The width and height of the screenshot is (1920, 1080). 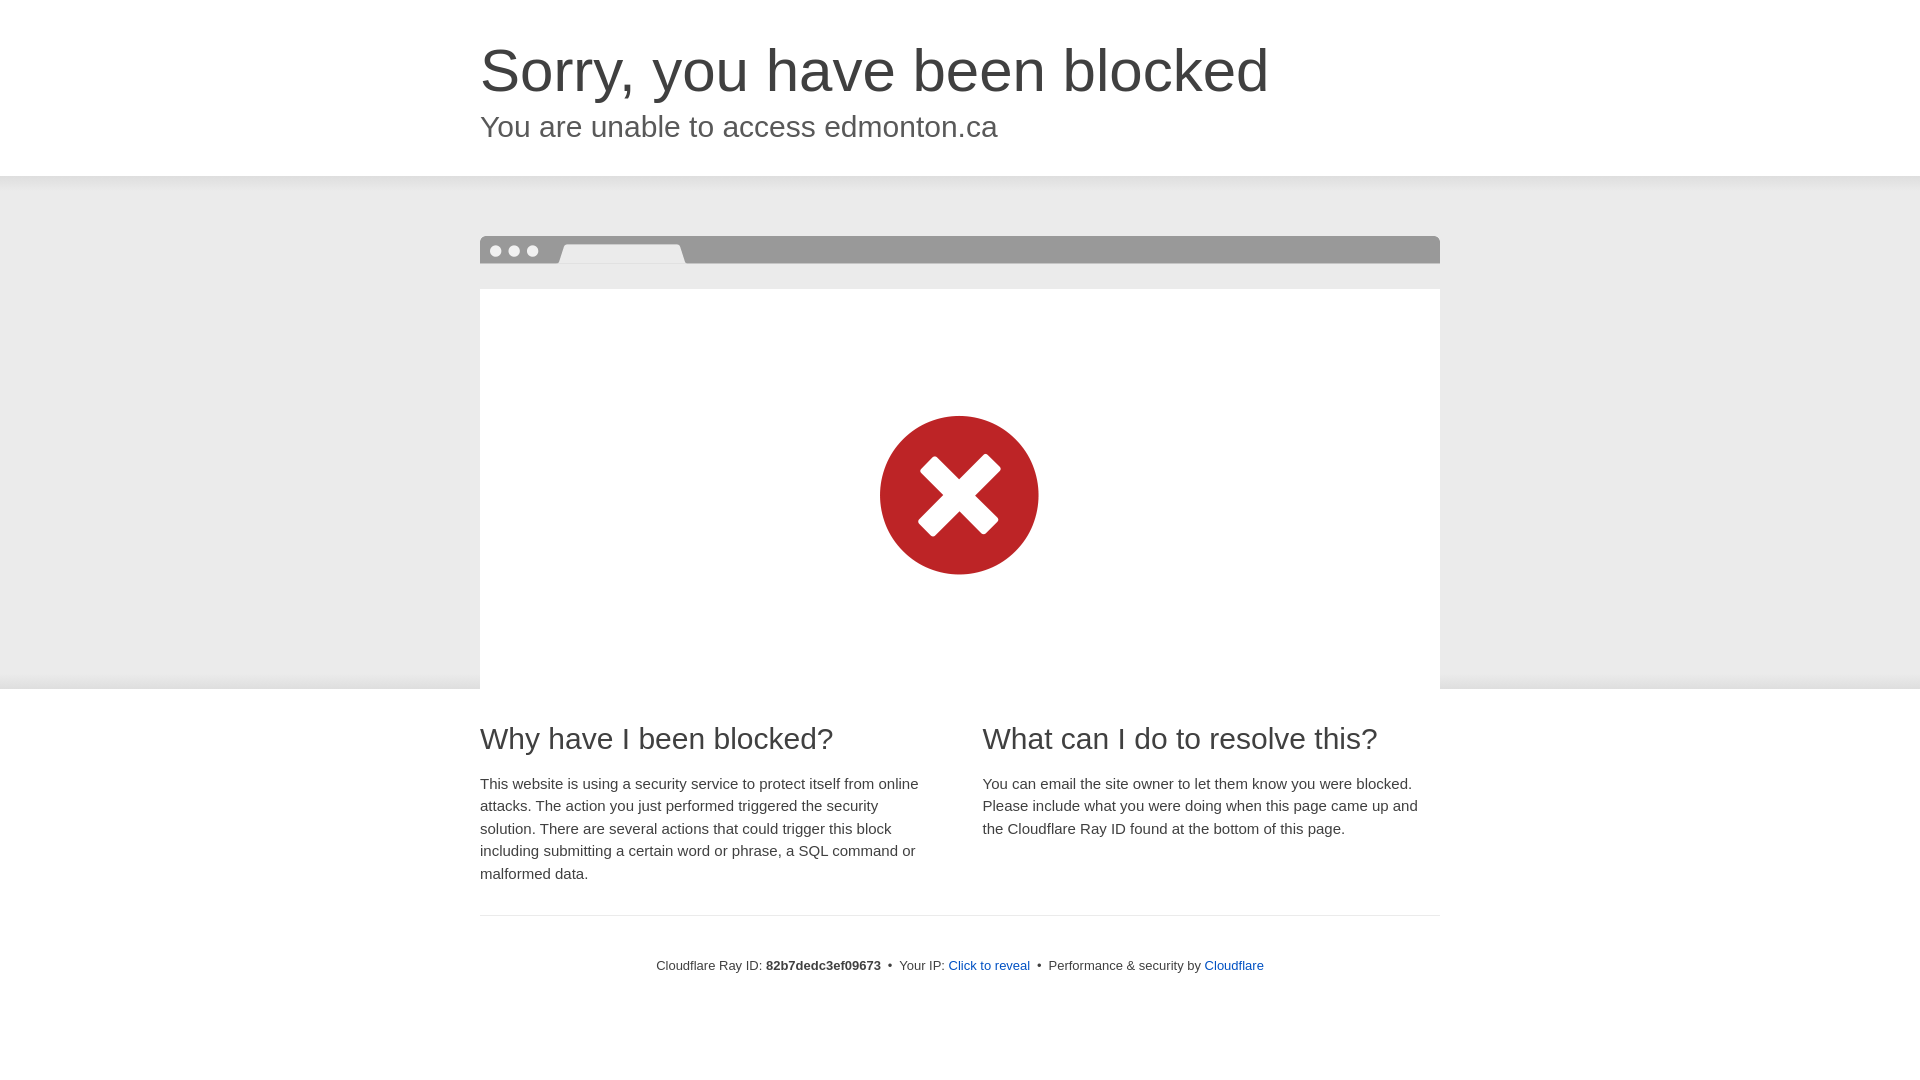 What do you see at coordinates (1233, 964) in the screenshot?
I see `'Cloudflare'` at bounding box center [1233, 964].